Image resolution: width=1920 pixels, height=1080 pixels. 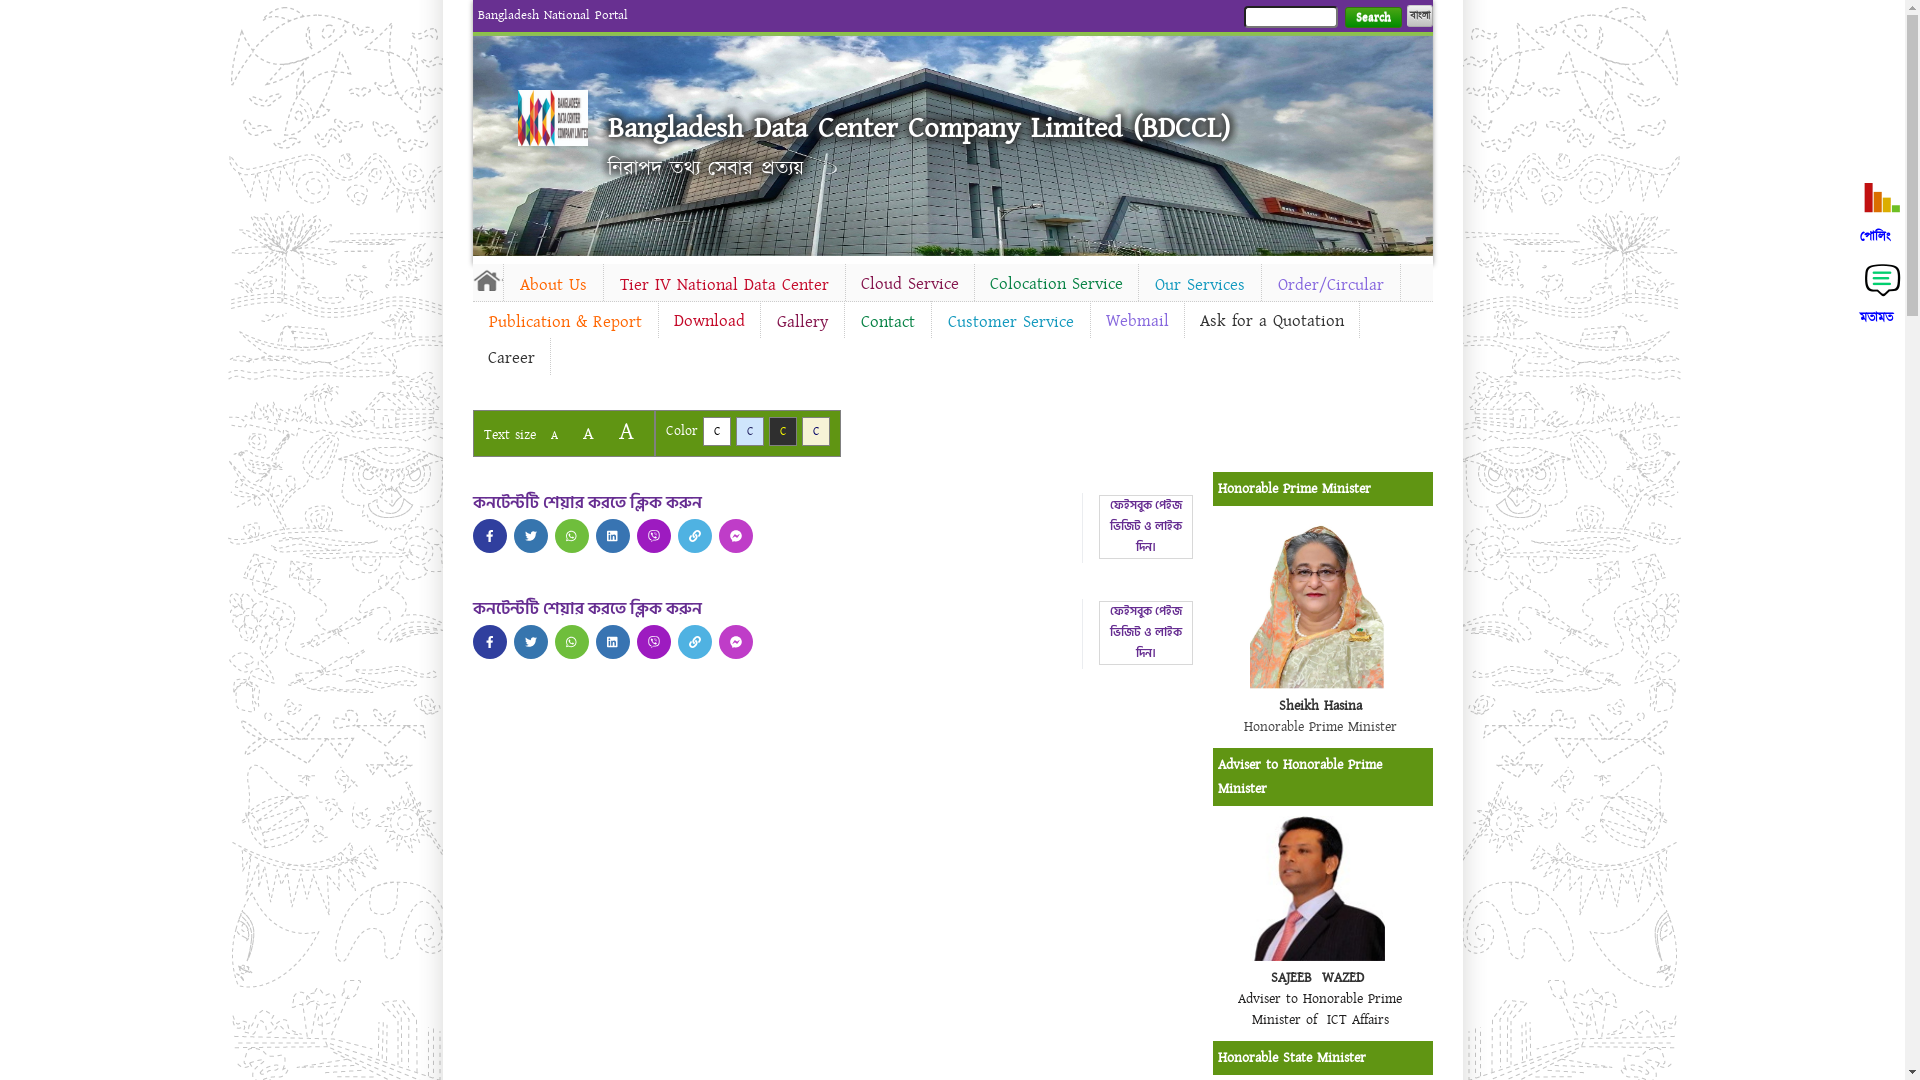 What do you see at coordinates (748, 430) in the screenshot?
I see `'C'` at bounding box center [748, 430].